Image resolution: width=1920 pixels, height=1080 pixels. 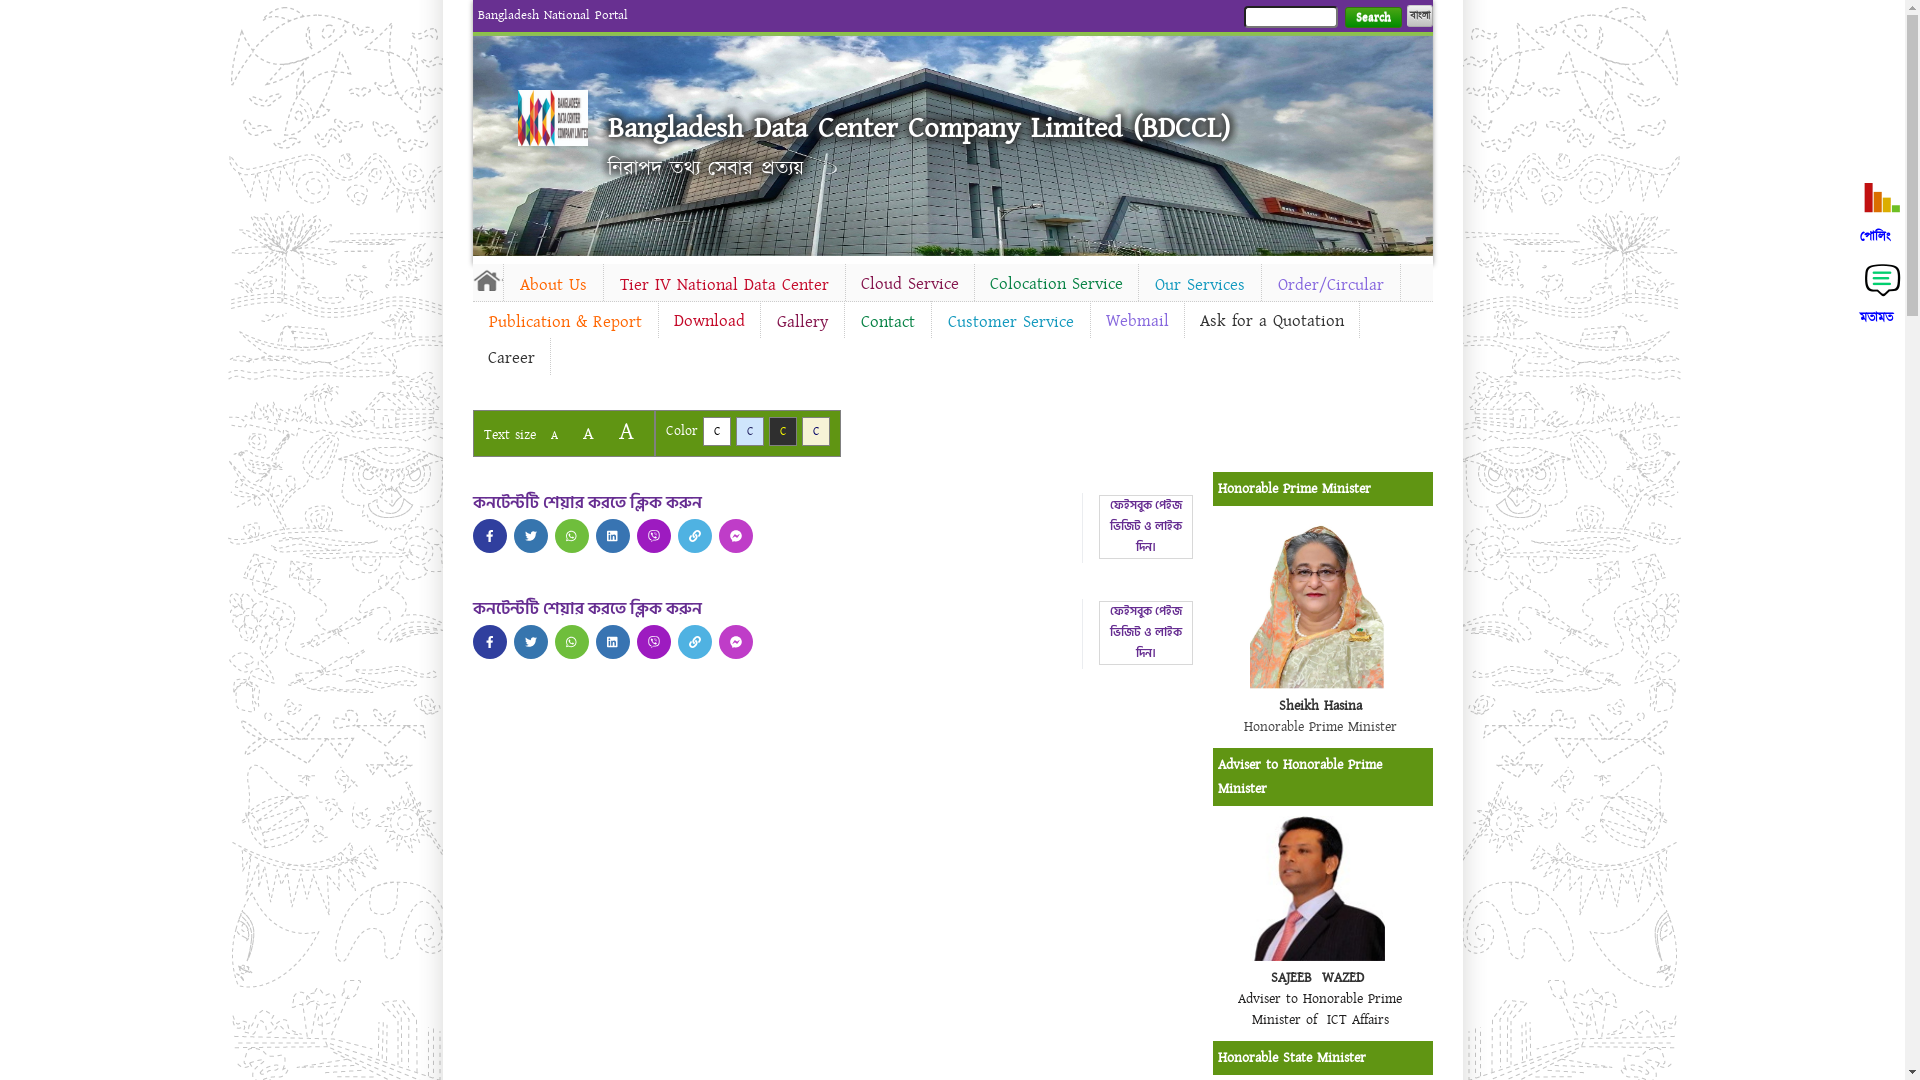 What do you see at coordinates (748, 430) in the screenshot?
I see `'C'` at bounding box center [748, 430].